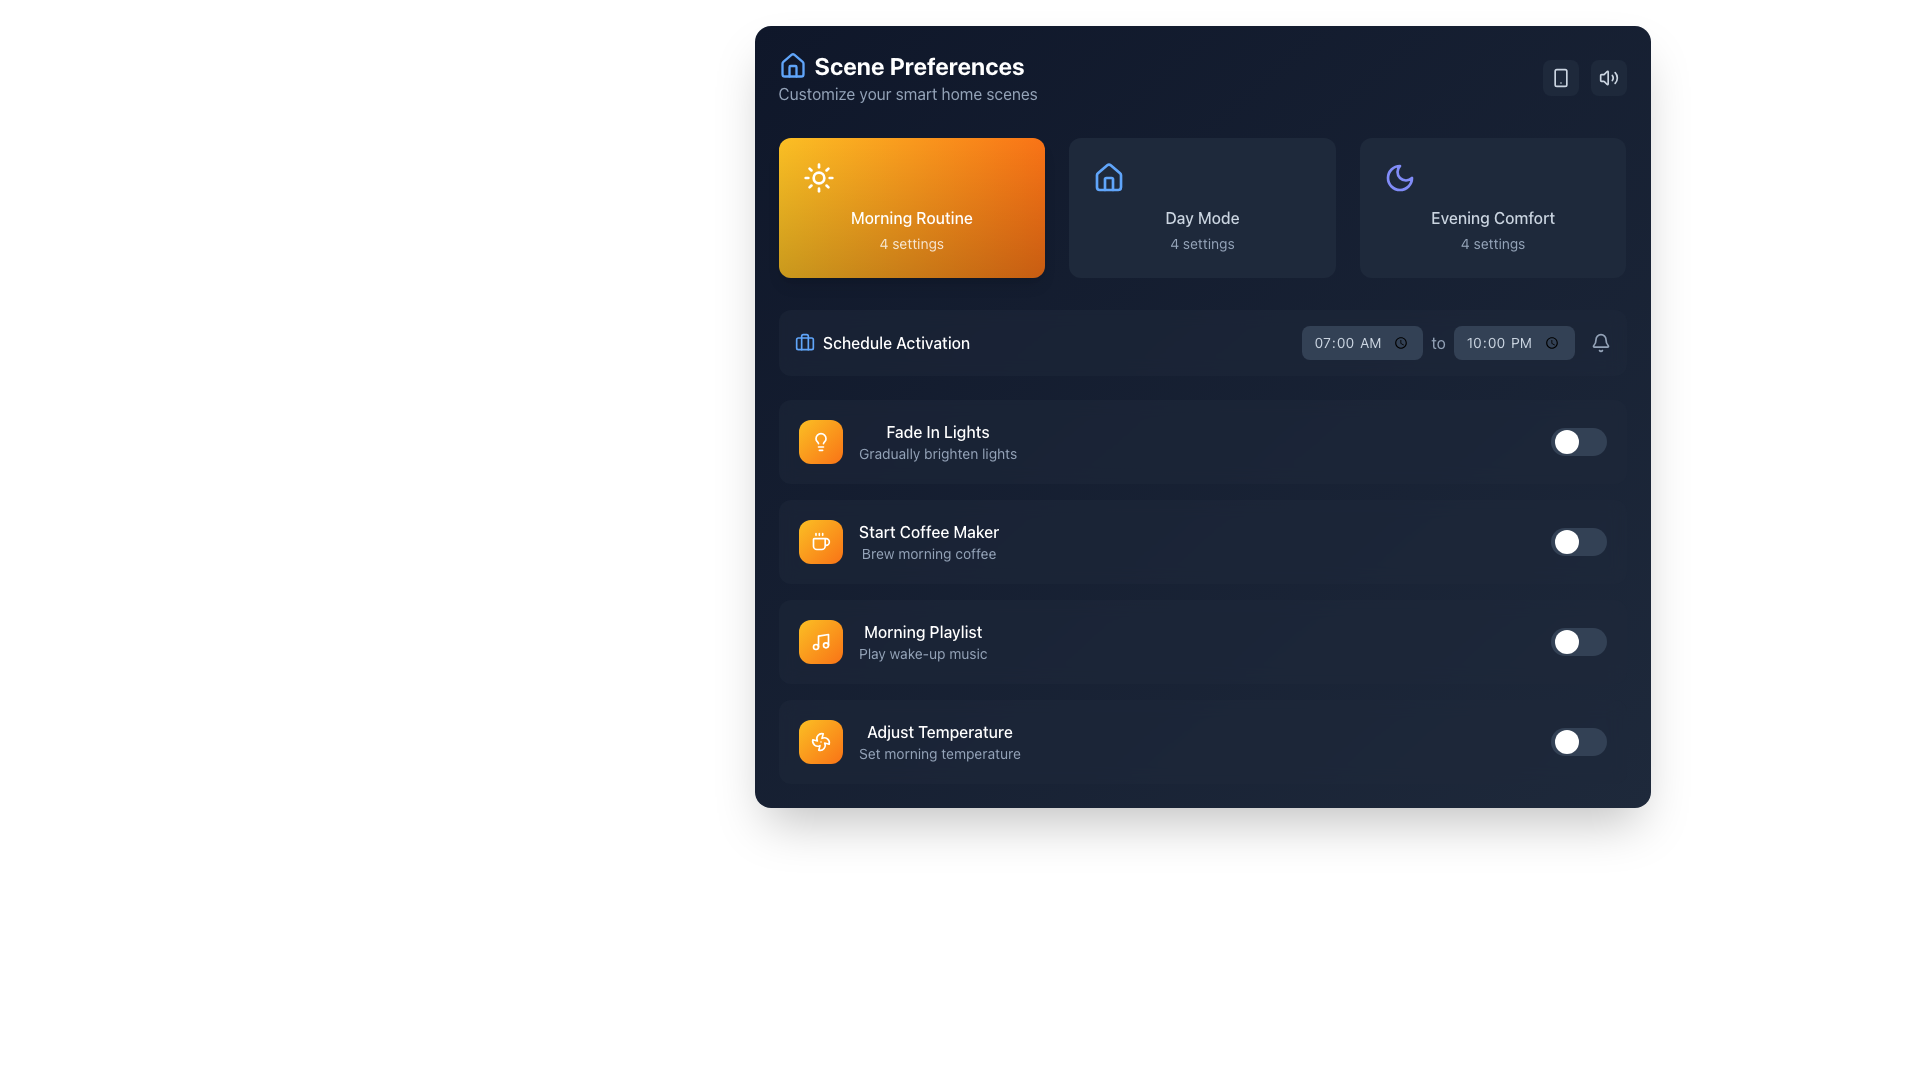  What do you see at coordinates (1108, 184) in the screenshot?
I see `the right vertical part of the 'House' icon, which is located next to the 'Day Mode' text in the top section of the interface` at bounding box center [1108, 184].